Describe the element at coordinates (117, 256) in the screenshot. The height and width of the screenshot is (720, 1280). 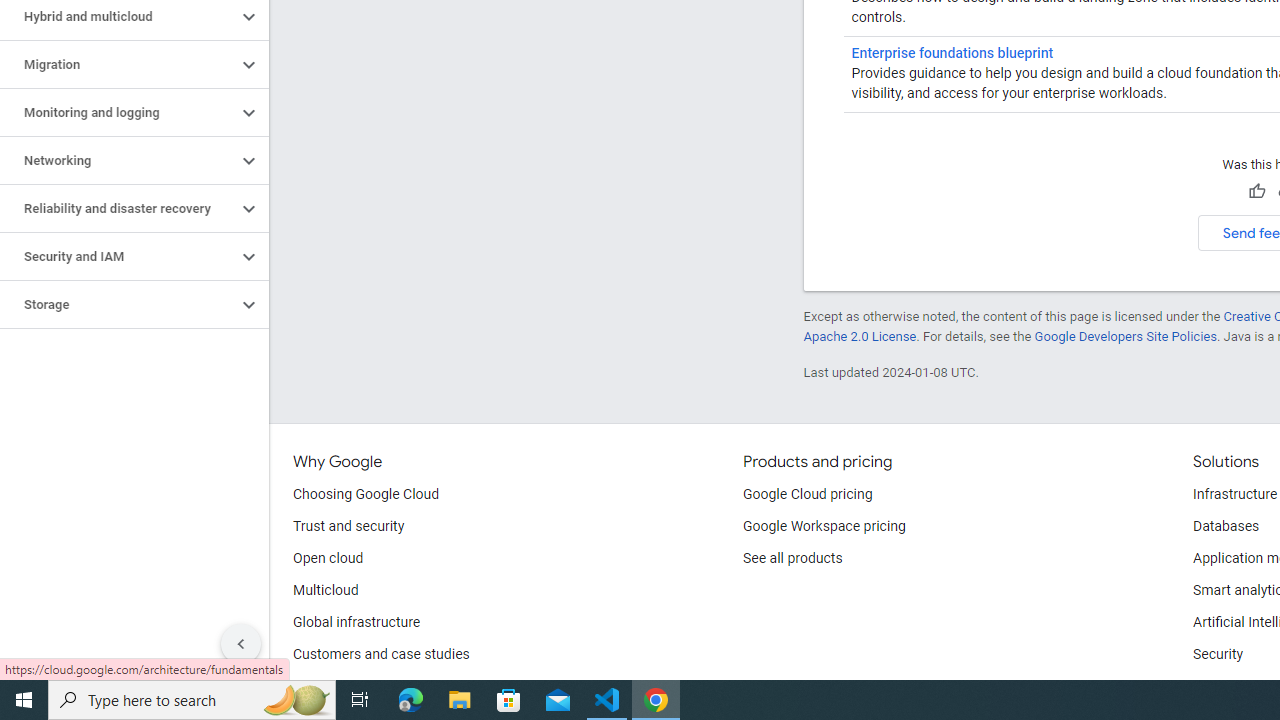
I see `'Security and IAM'` at that location.